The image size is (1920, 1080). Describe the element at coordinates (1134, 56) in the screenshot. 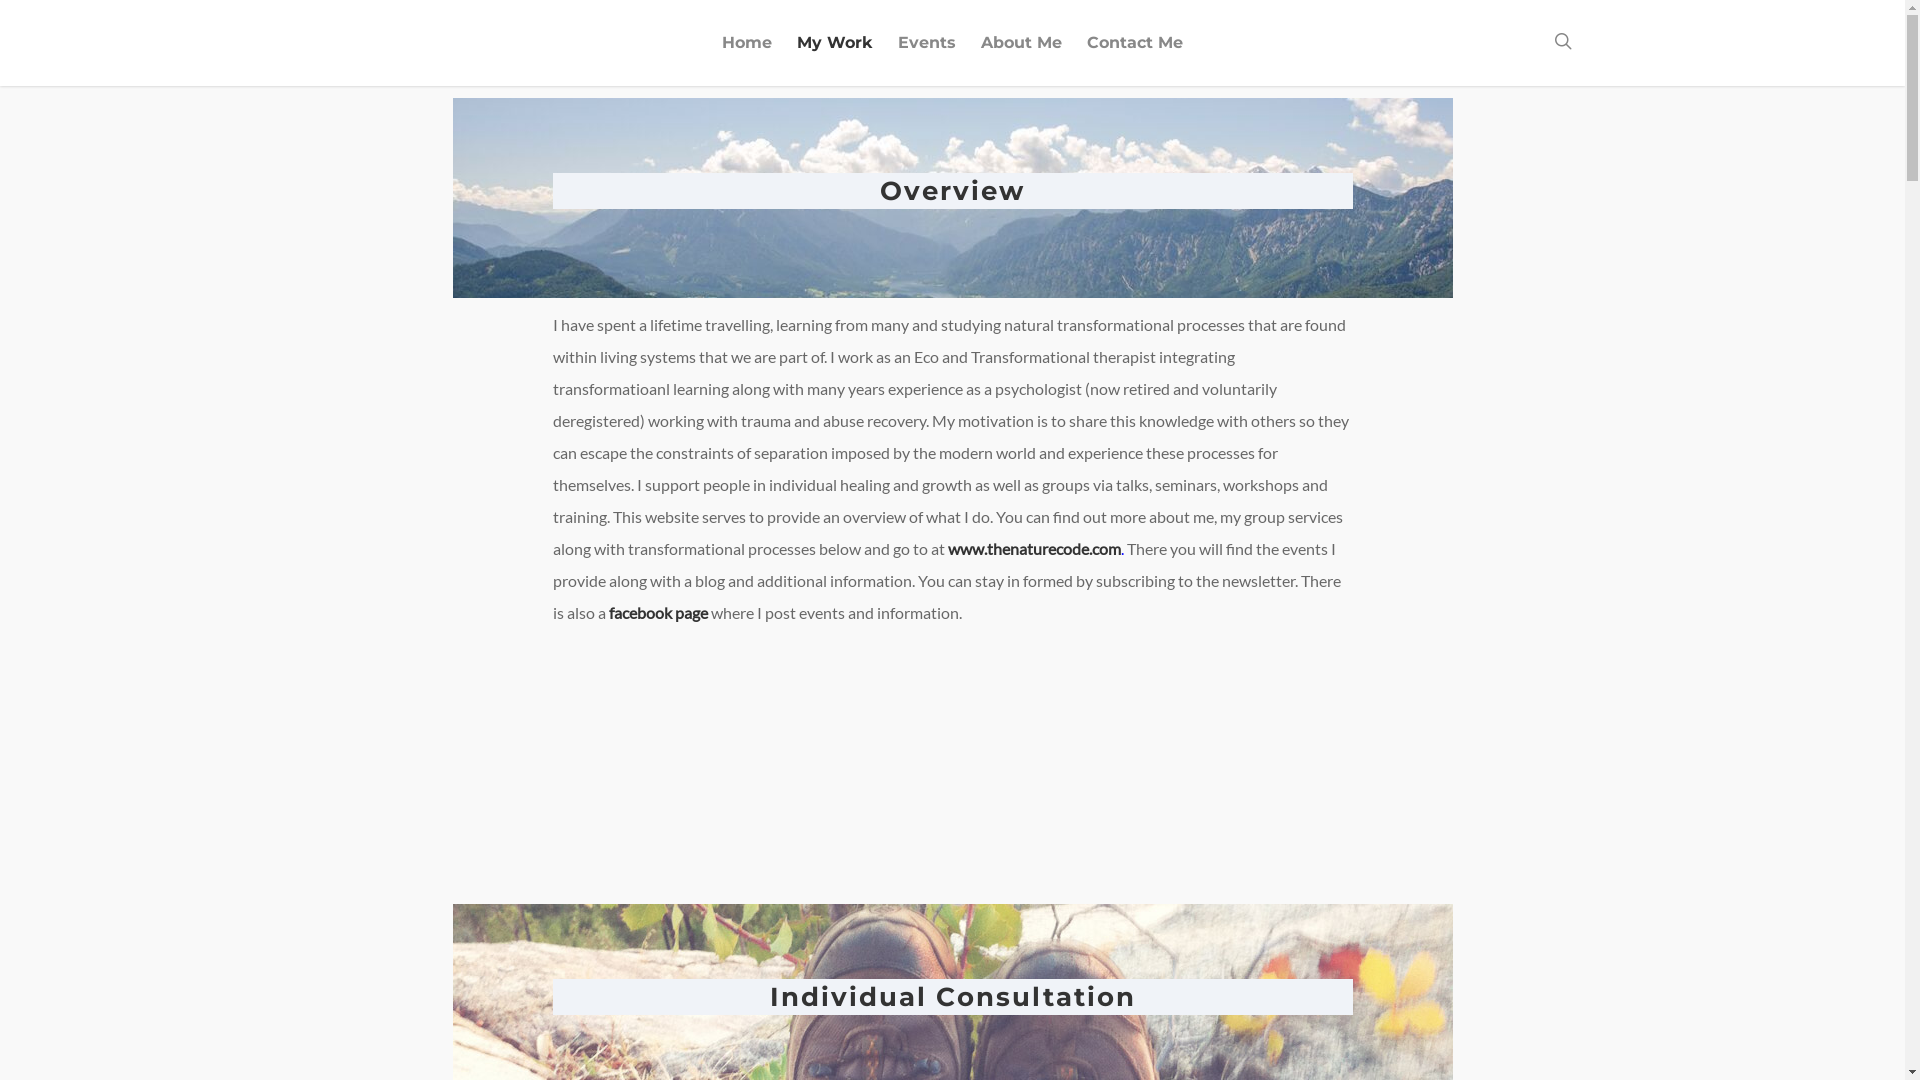

I see `'Contact Me'` at that location.